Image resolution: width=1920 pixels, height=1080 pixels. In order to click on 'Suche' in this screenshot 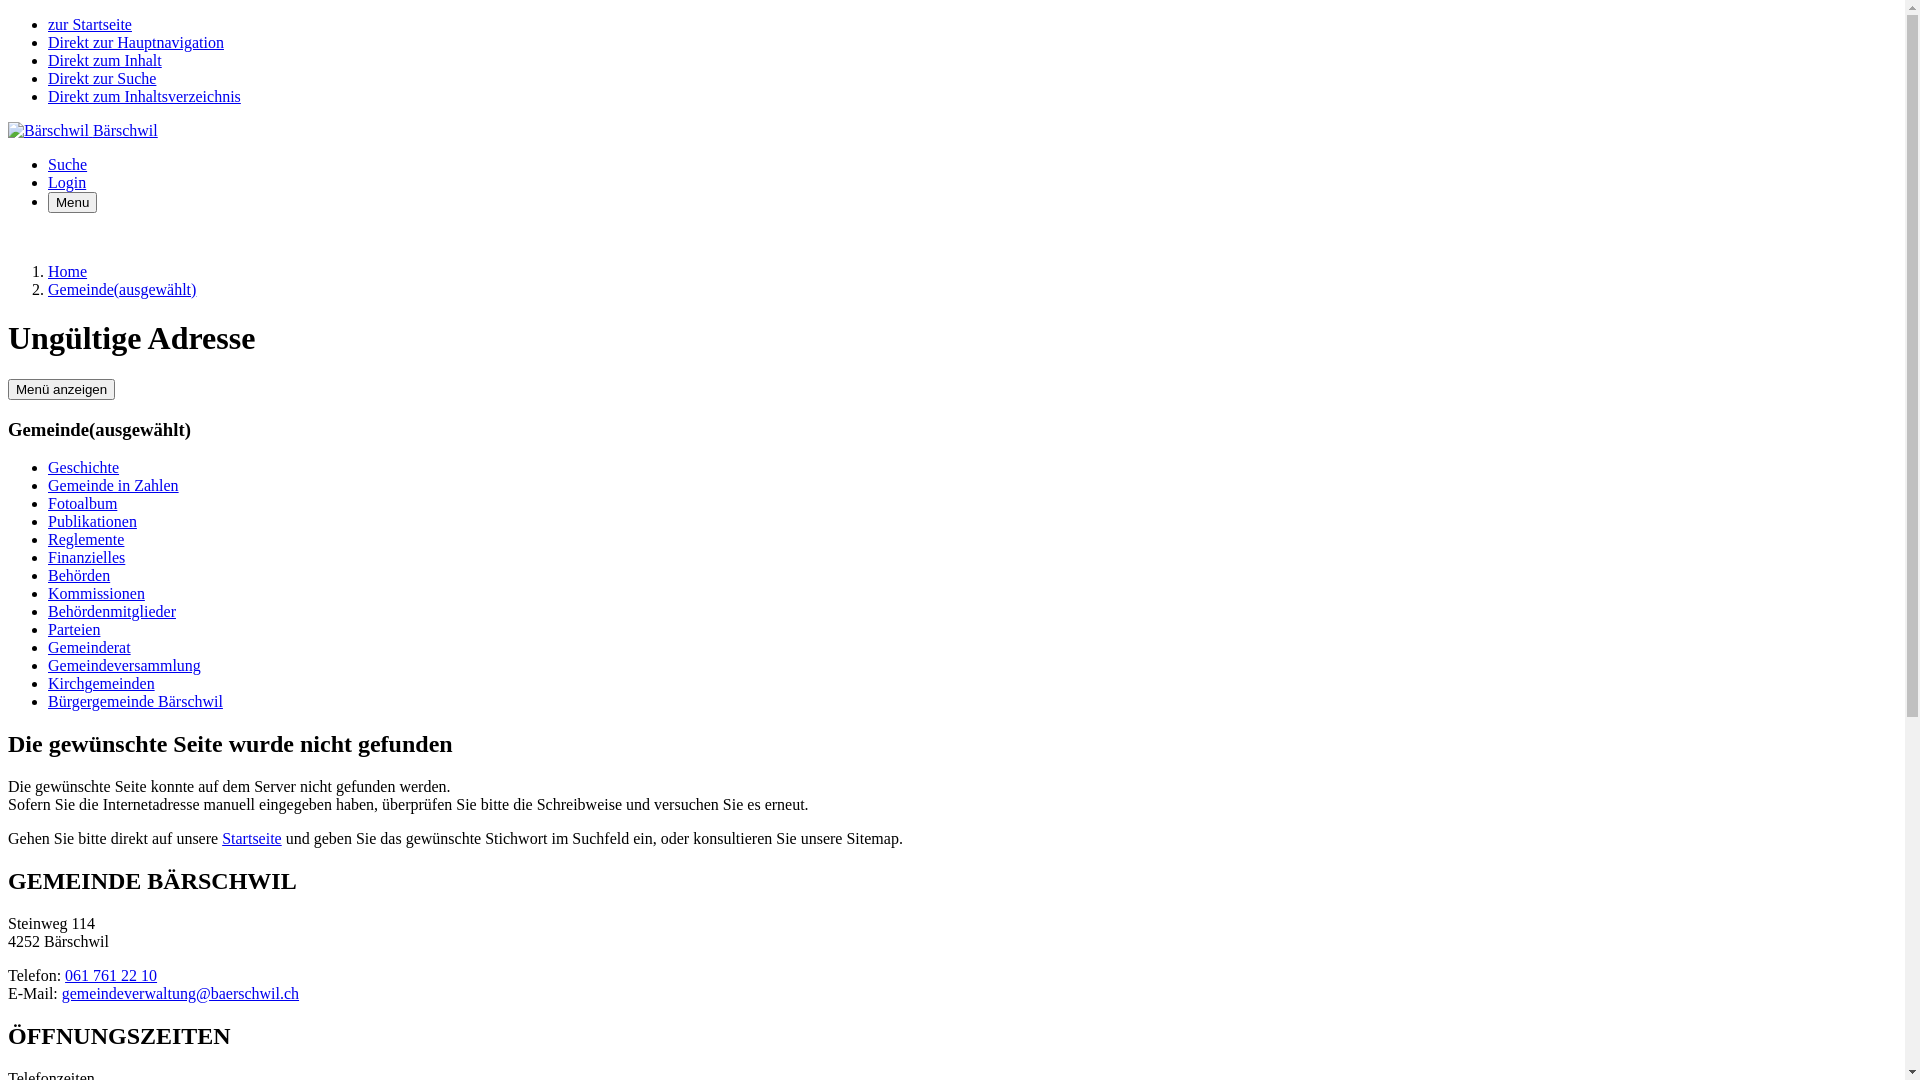, I will do `click(67, 163)`.